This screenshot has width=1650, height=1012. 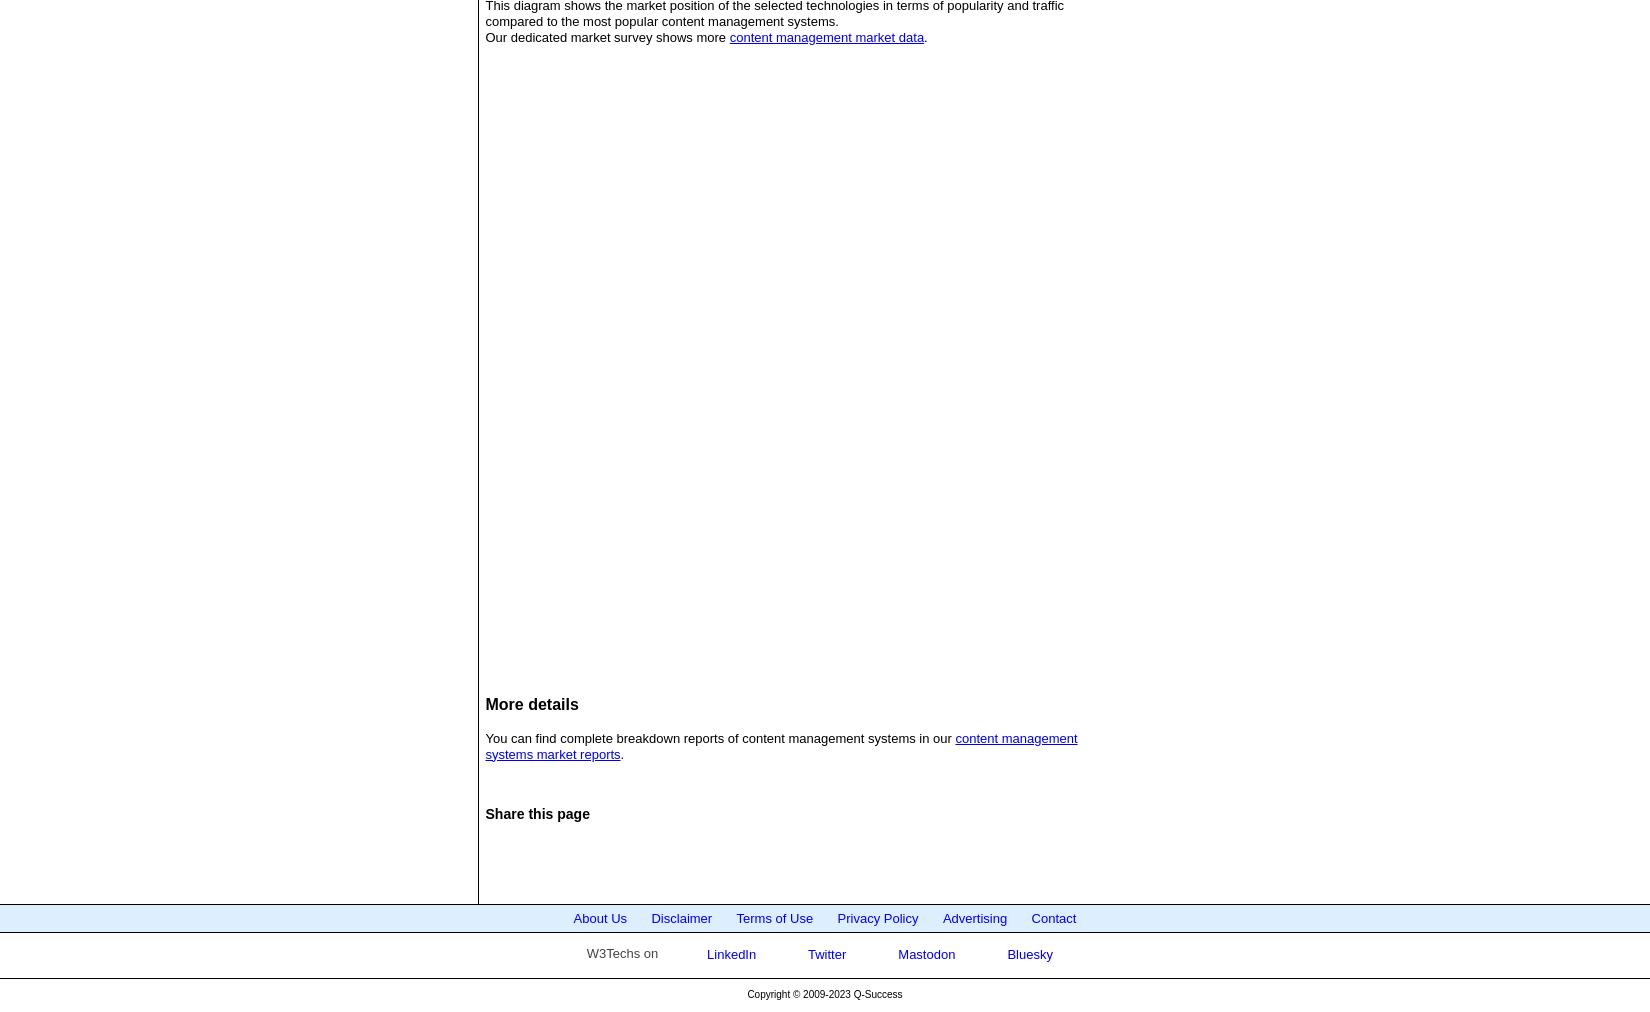 What do you see at coordinates (483, 35) in the screenshot?
I see `'Our dedicated market survey shows more'` at bounding box center [483, 35].